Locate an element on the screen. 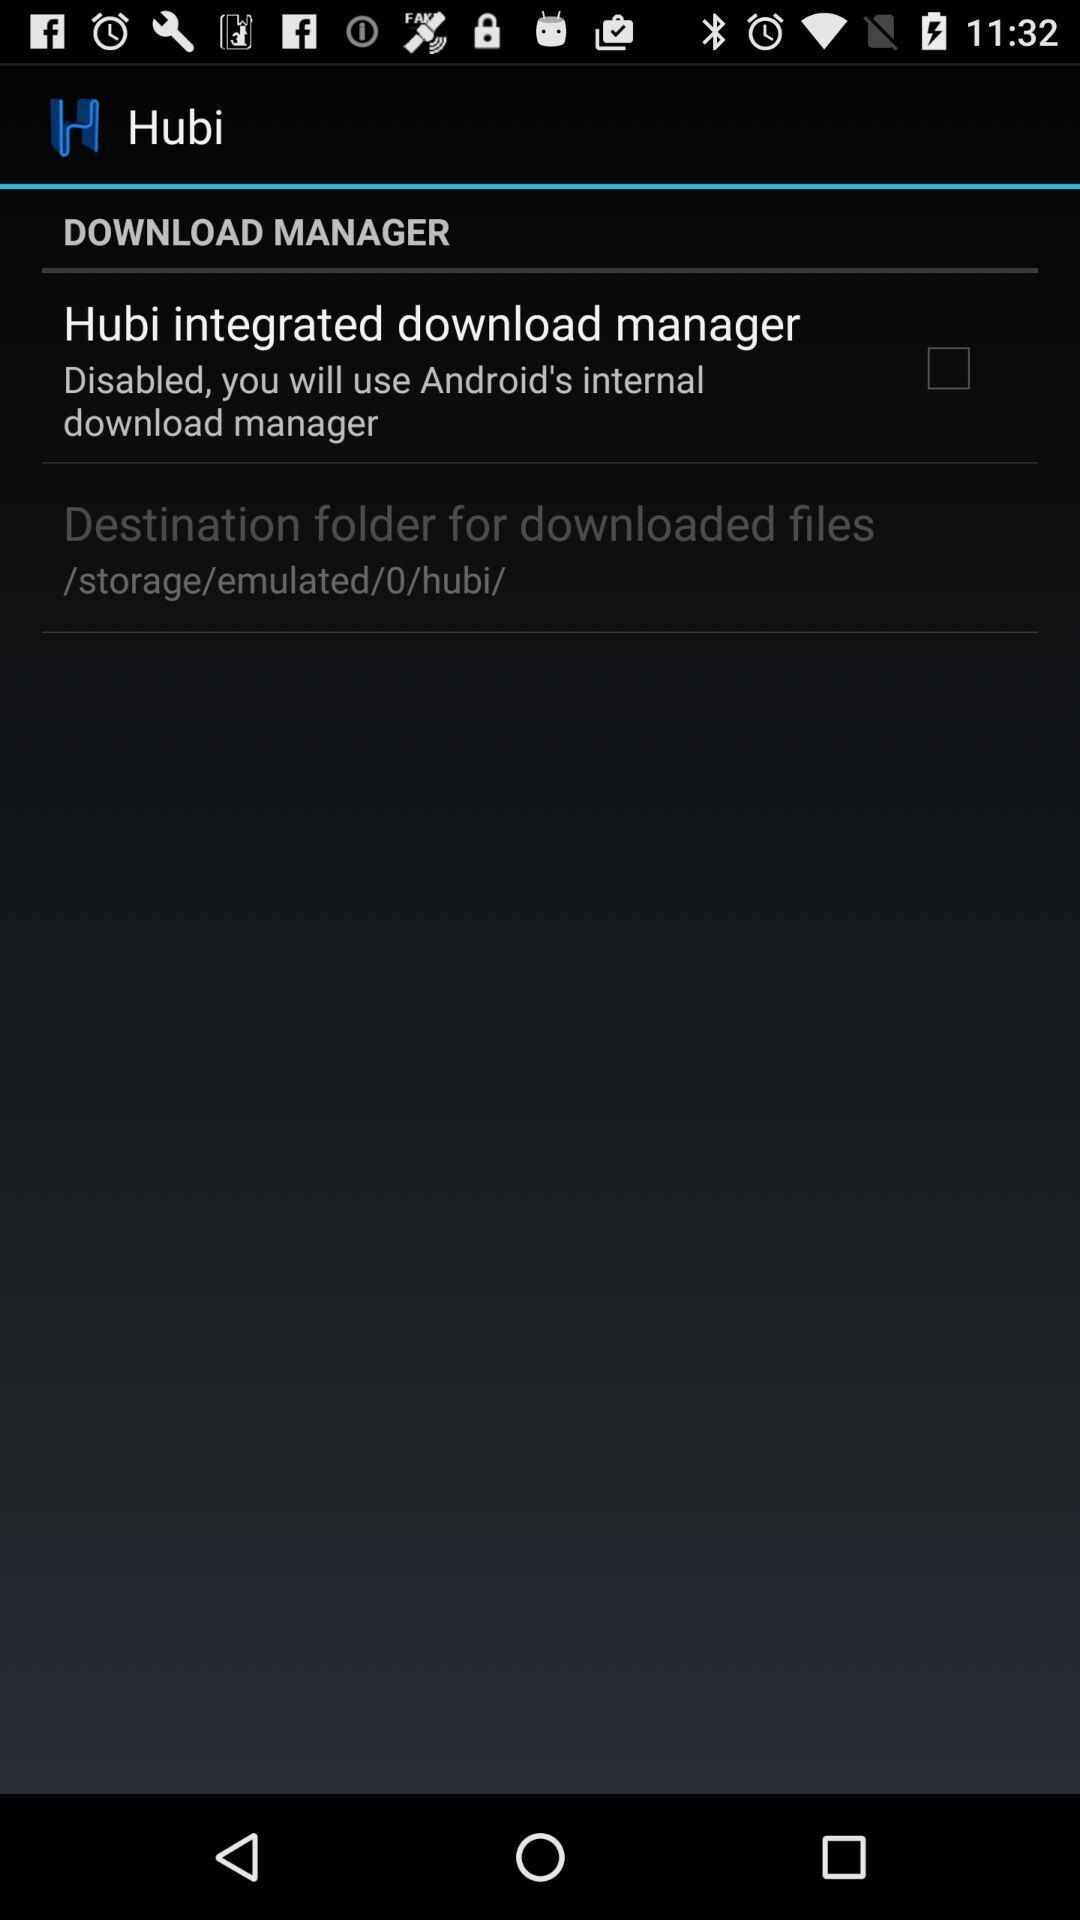 The width and height of the screenshot is (1080, 1920). item below destination folder for app is located at coordinates (284, 578).